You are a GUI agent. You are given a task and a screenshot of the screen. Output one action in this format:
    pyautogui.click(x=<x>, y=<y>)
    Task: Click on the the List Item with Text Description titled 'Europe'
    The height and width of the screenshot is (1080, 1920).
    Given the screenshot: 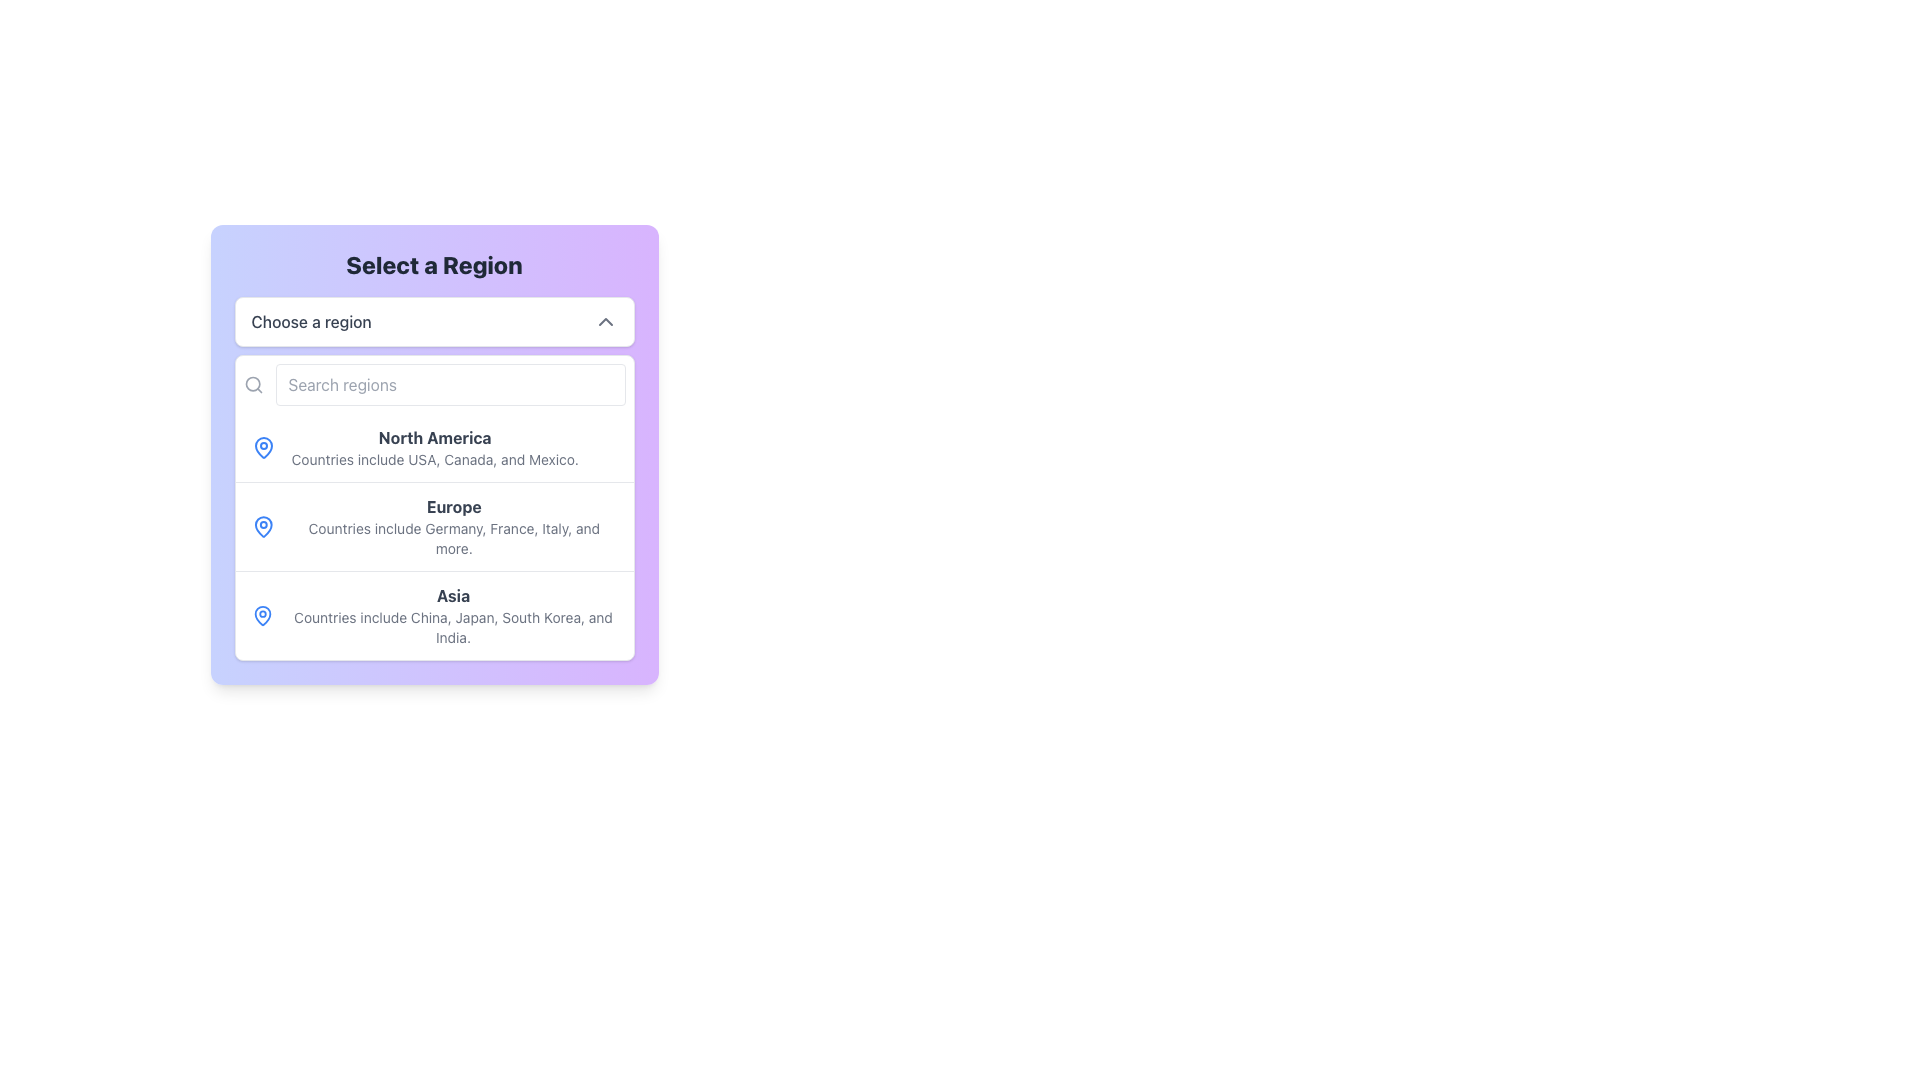 What is the action you would take?
    pyautogui.click(x=453, y=526)
    